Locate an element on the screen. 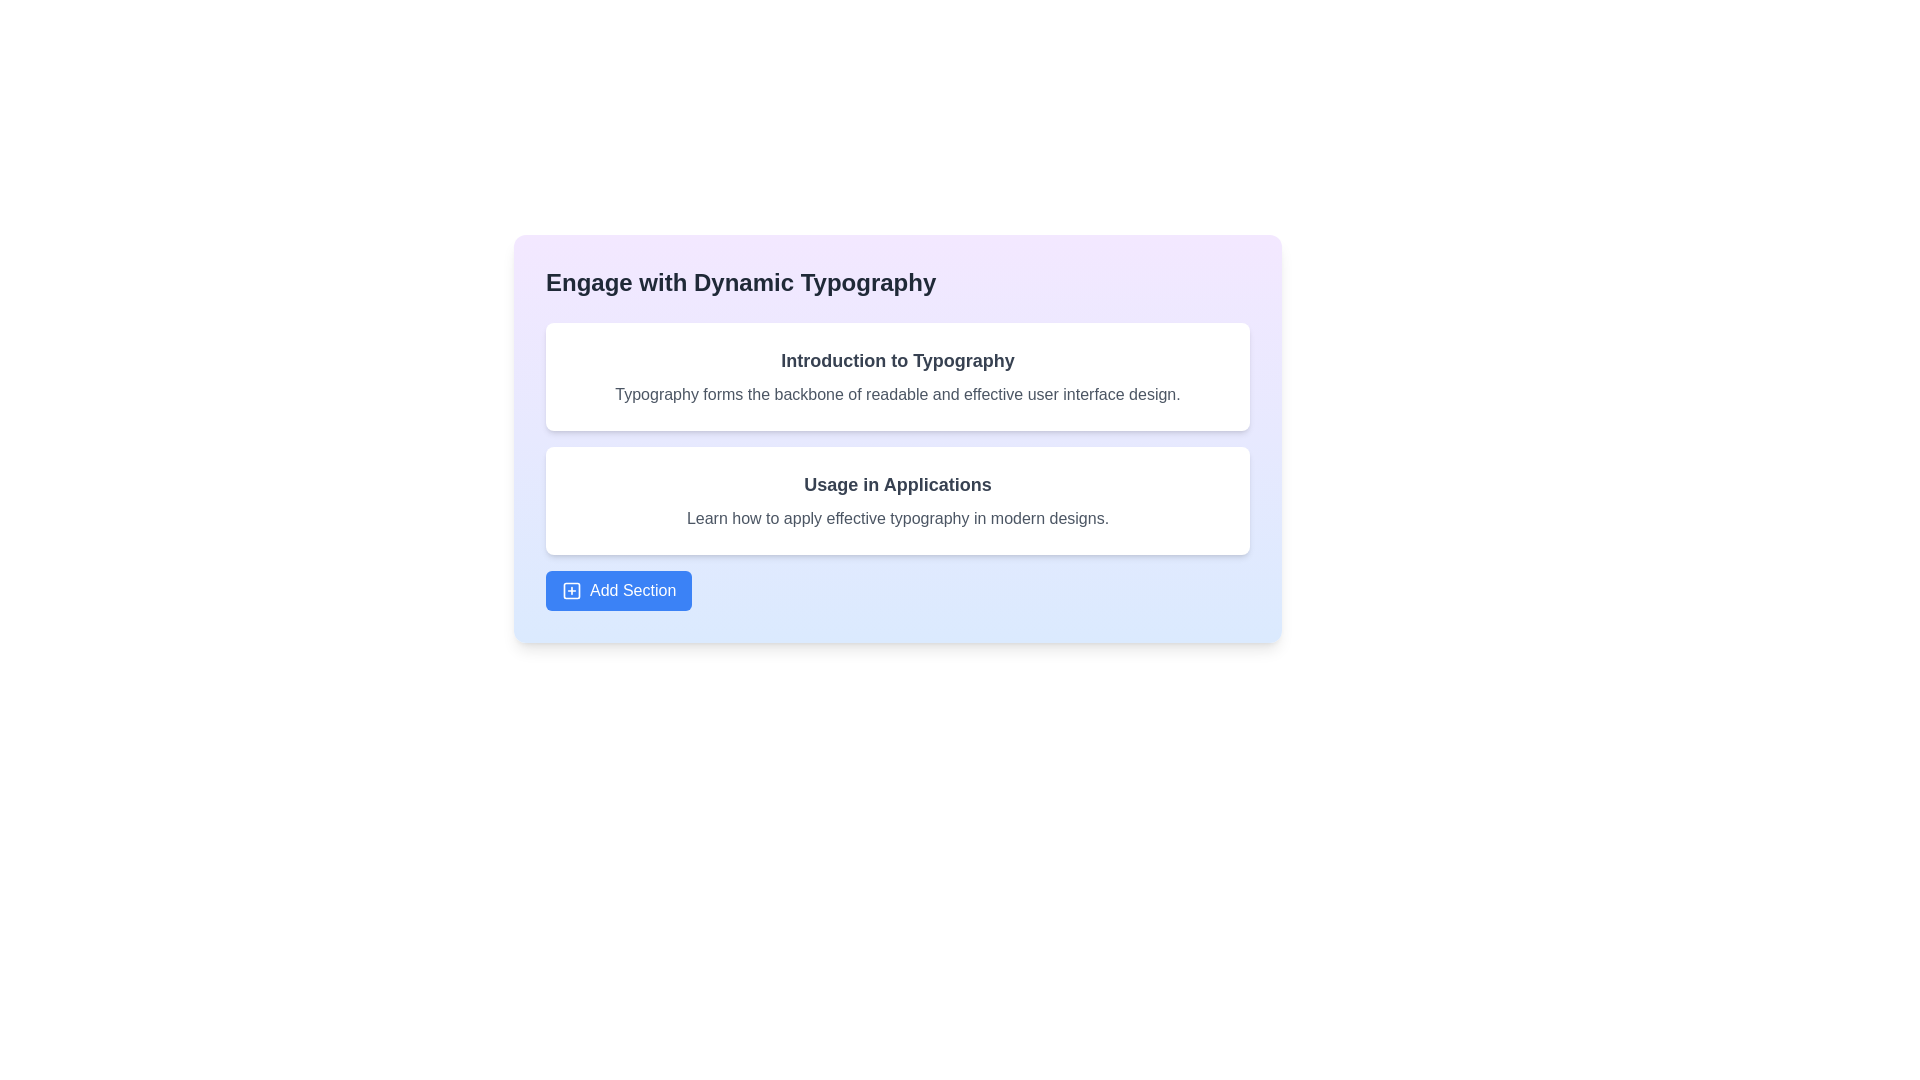 Image resolution: width=1920 pixels, height=1080 pixels. the 'Add Section' button, which is located at the bottom-left corner of the main interface panel and includes an icon for adding or creating a new section is located at coordinates (570, 589).